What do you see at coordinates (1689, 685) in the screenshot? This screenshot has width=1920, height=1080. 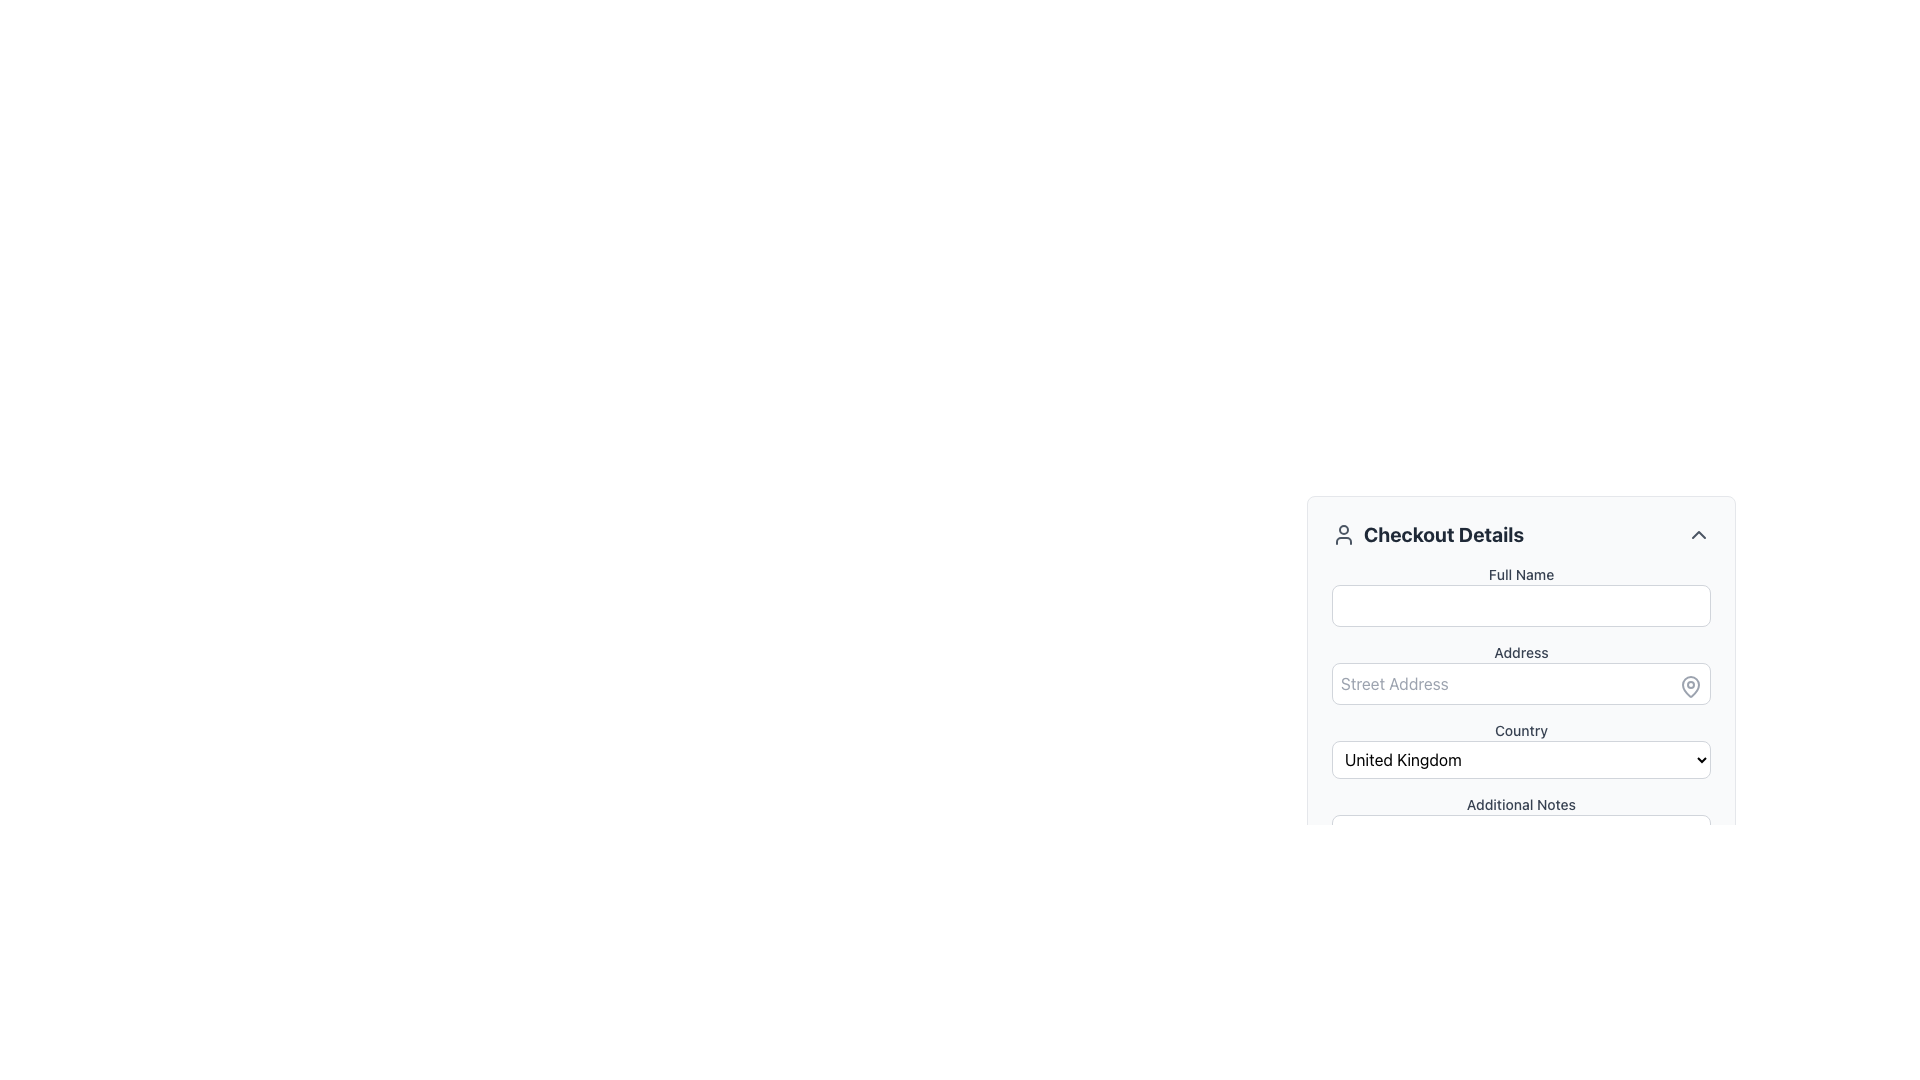 I see `the decorative pin icon located to the right of the 'Street Address' input field in the 'Checkout Details' form` at bounding box center [1689, 685].